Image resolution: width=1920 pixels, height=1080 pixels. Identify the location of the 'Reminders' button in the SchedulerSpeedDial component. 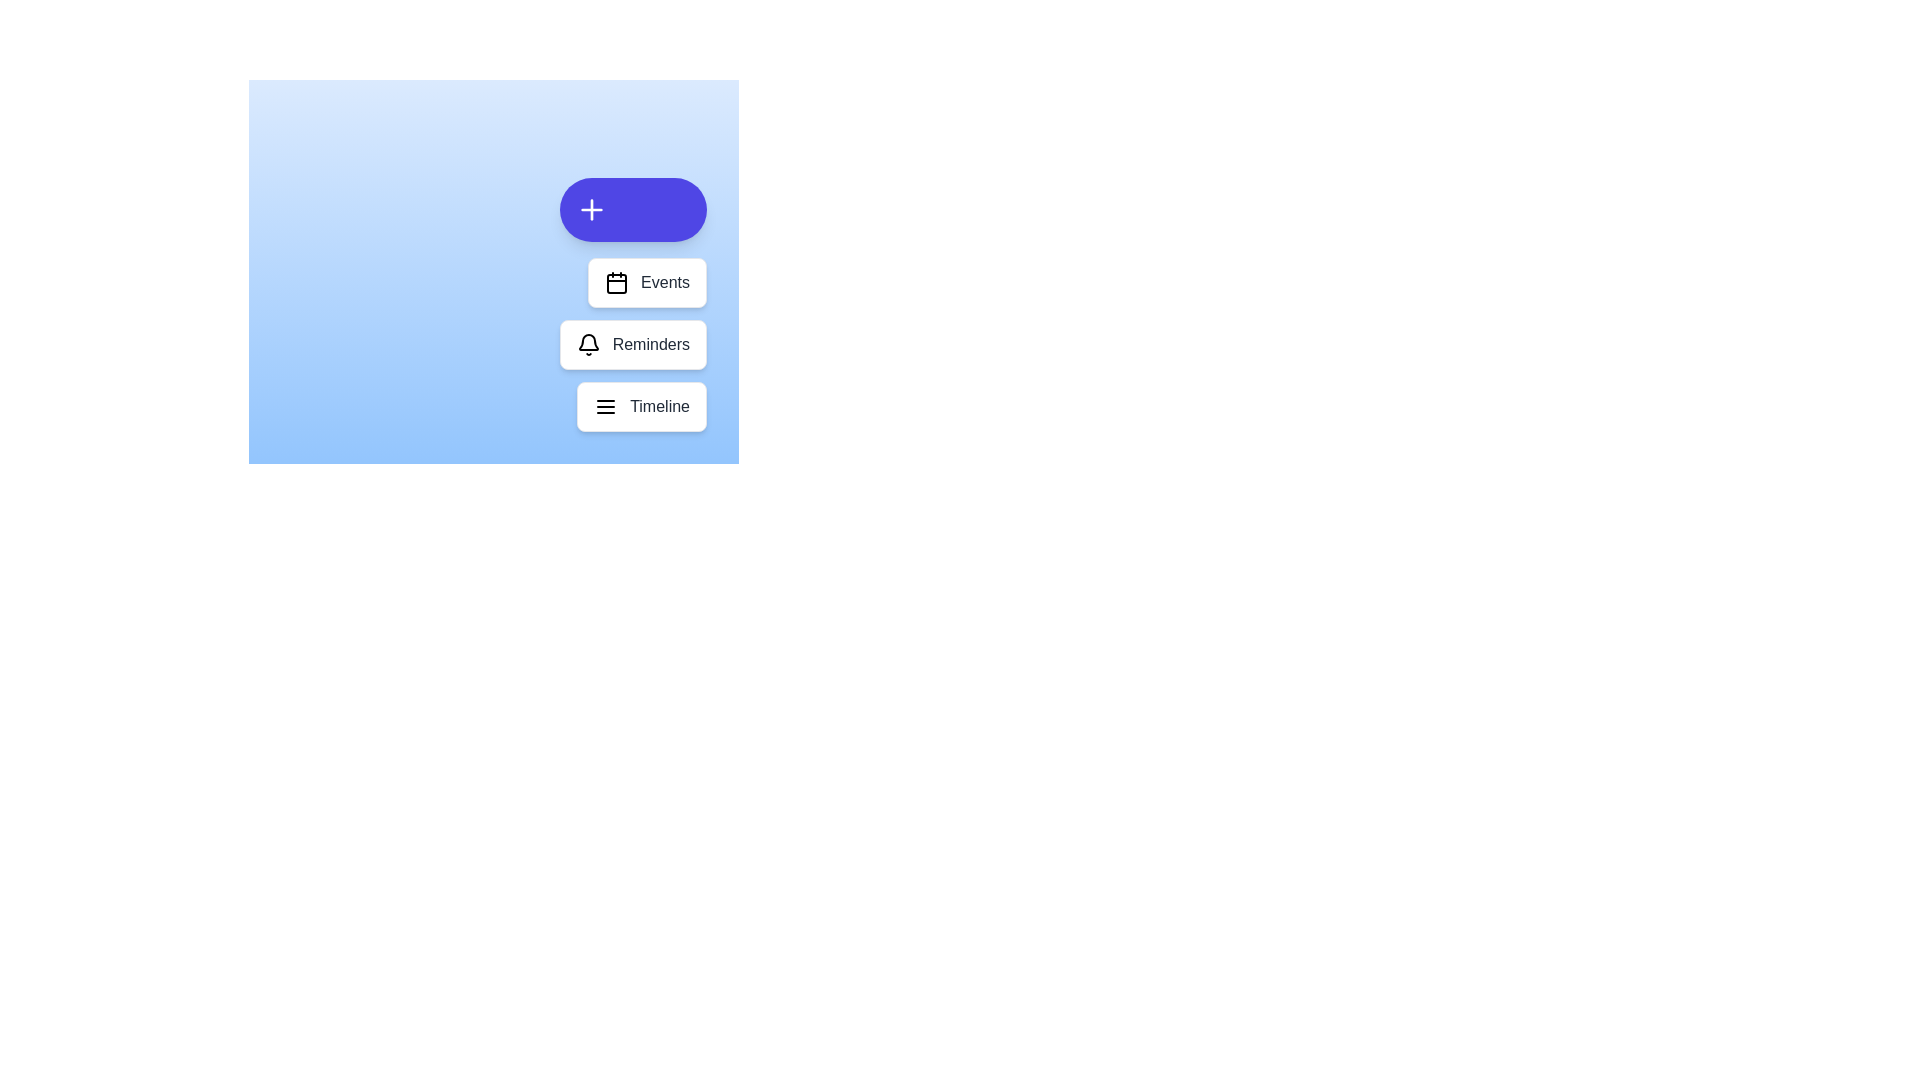
(632, 343).